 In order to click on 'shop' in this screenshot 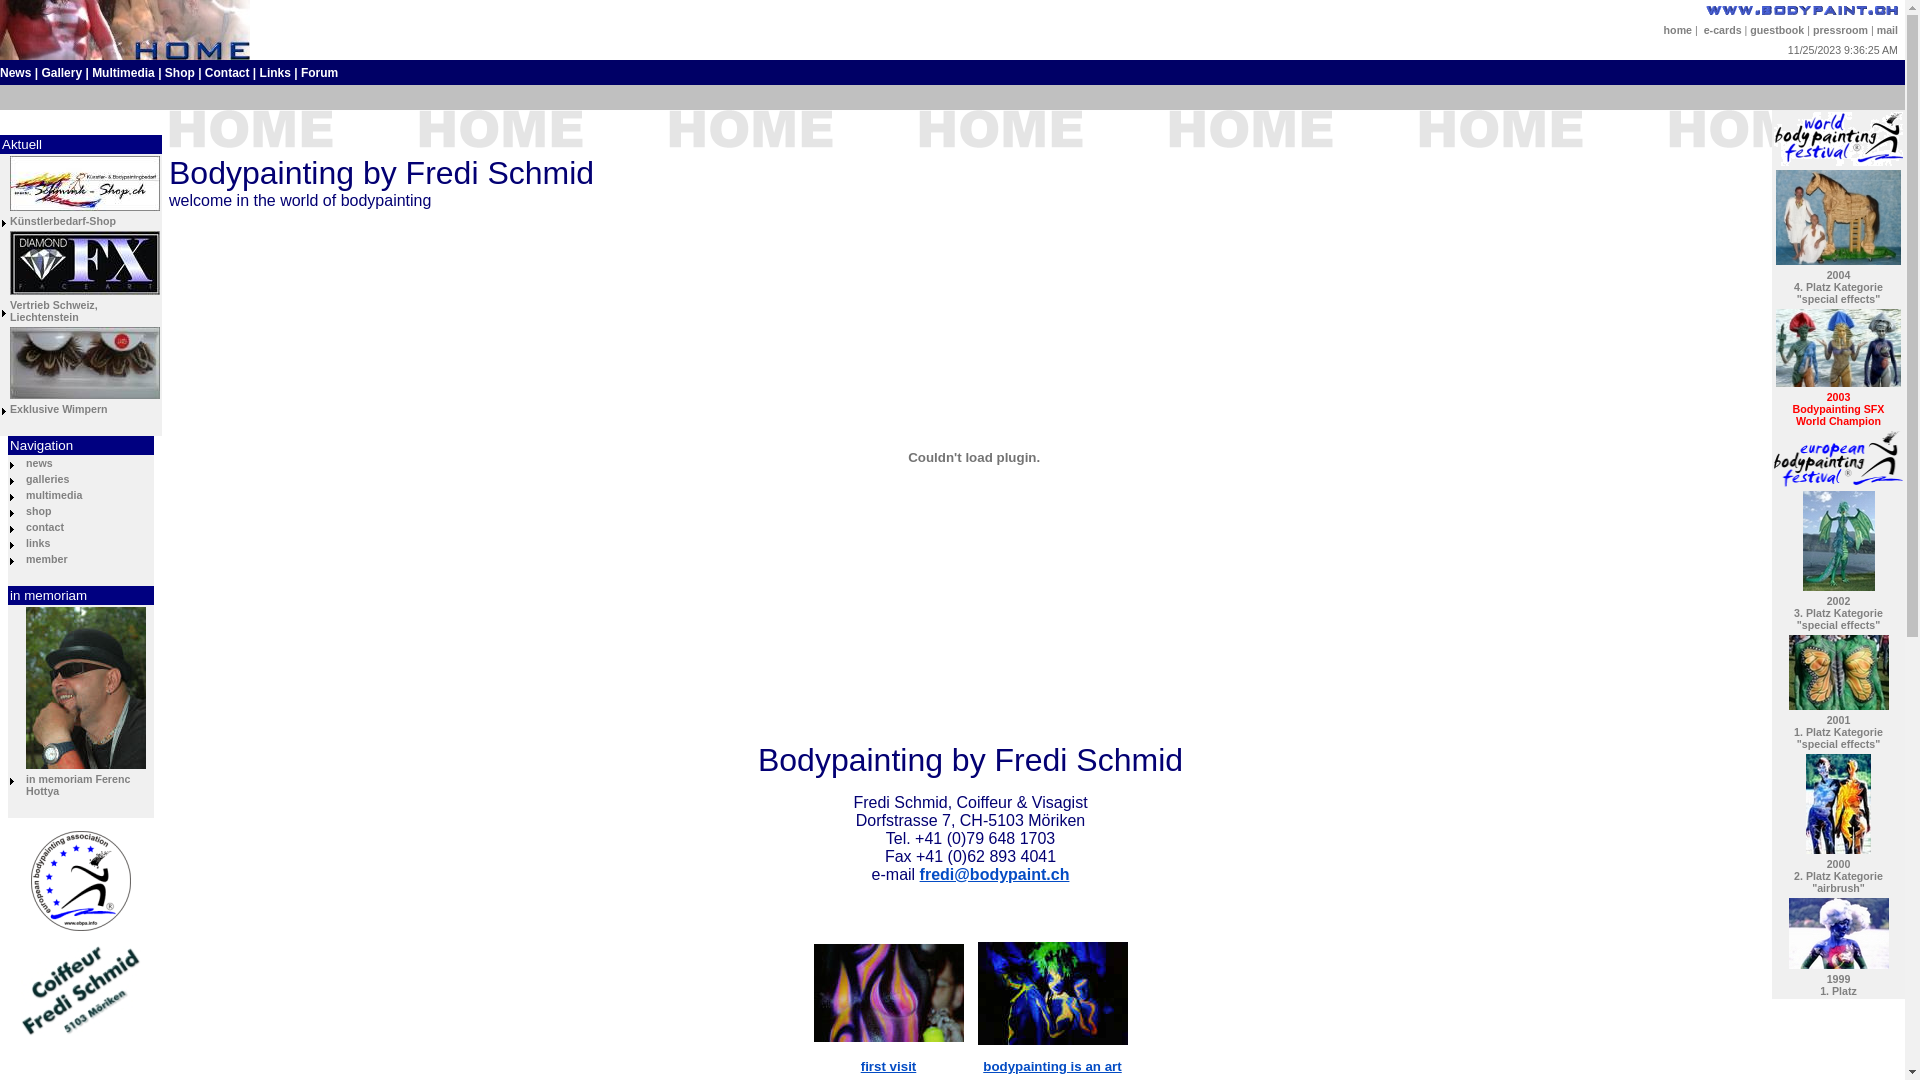, I will do `click(38, 509)`.